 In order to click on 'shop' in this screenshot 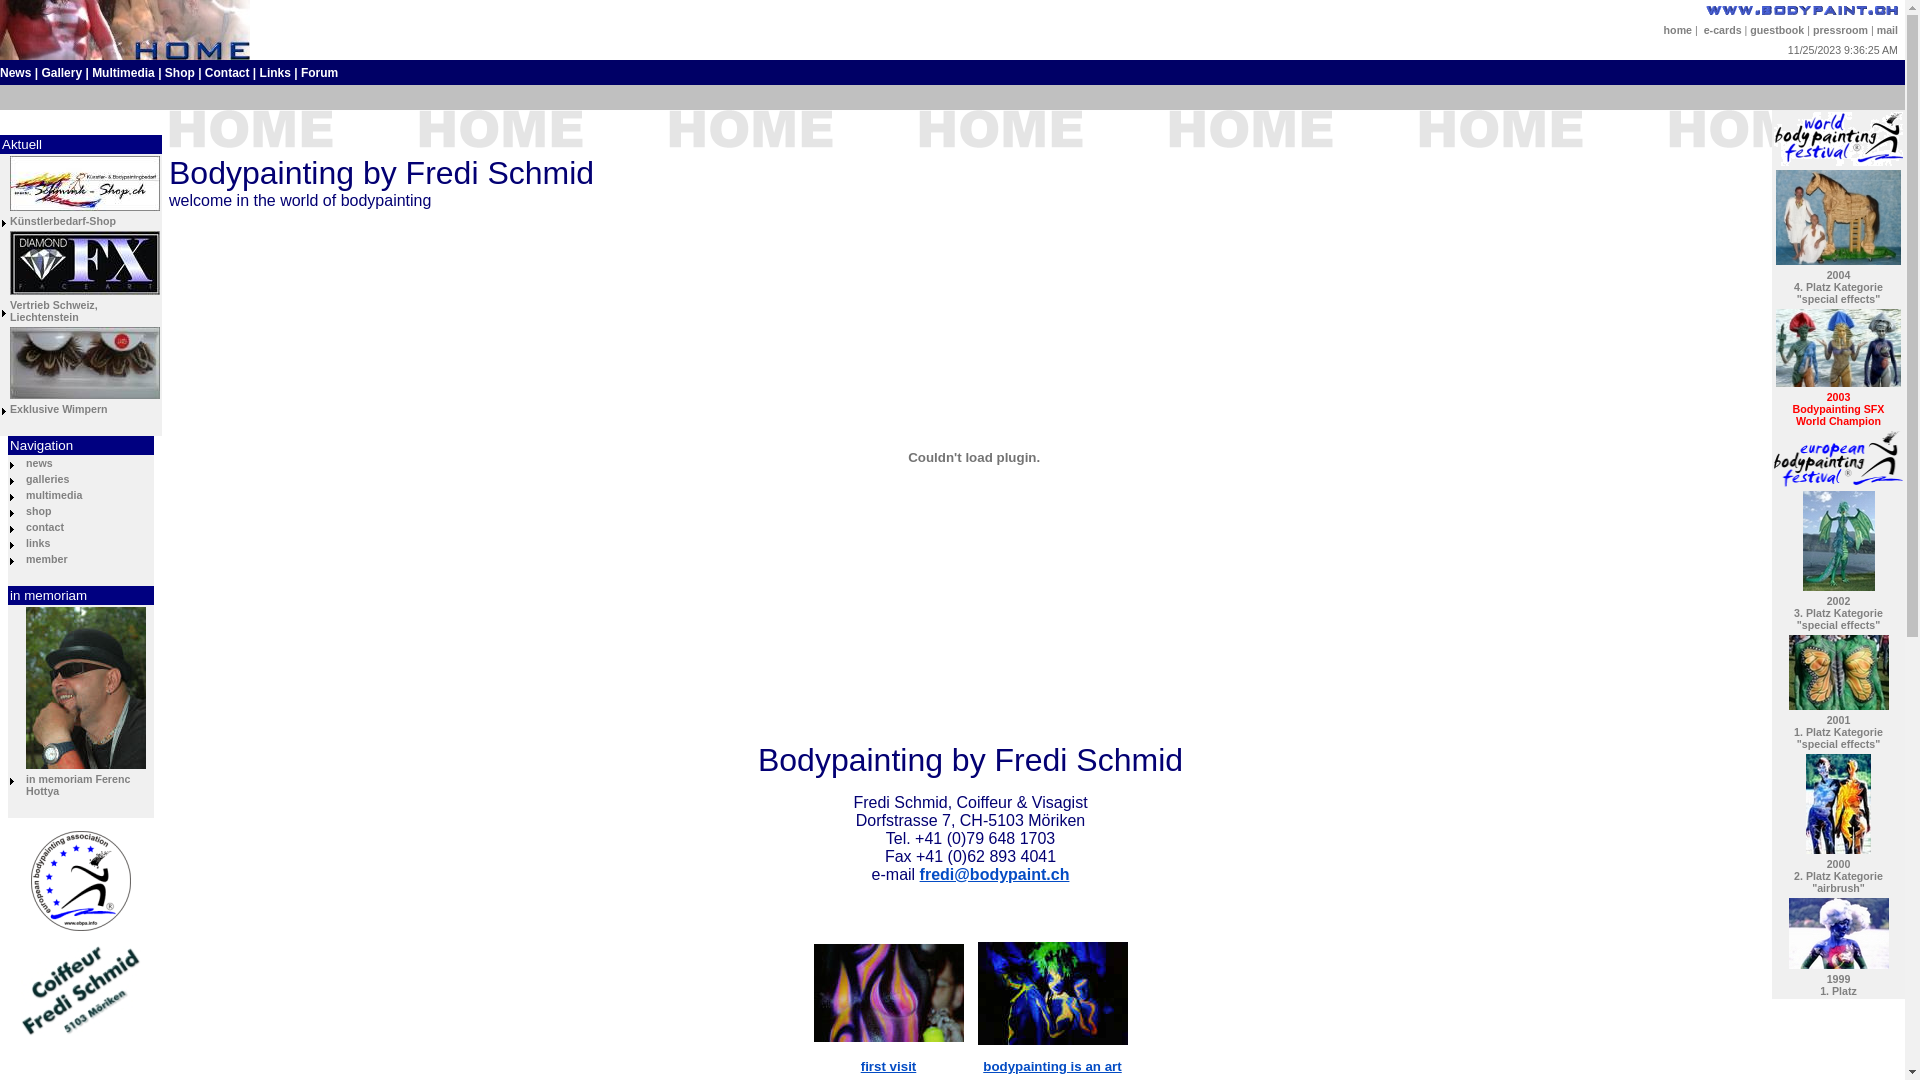, I will do `click(38, 509)`.